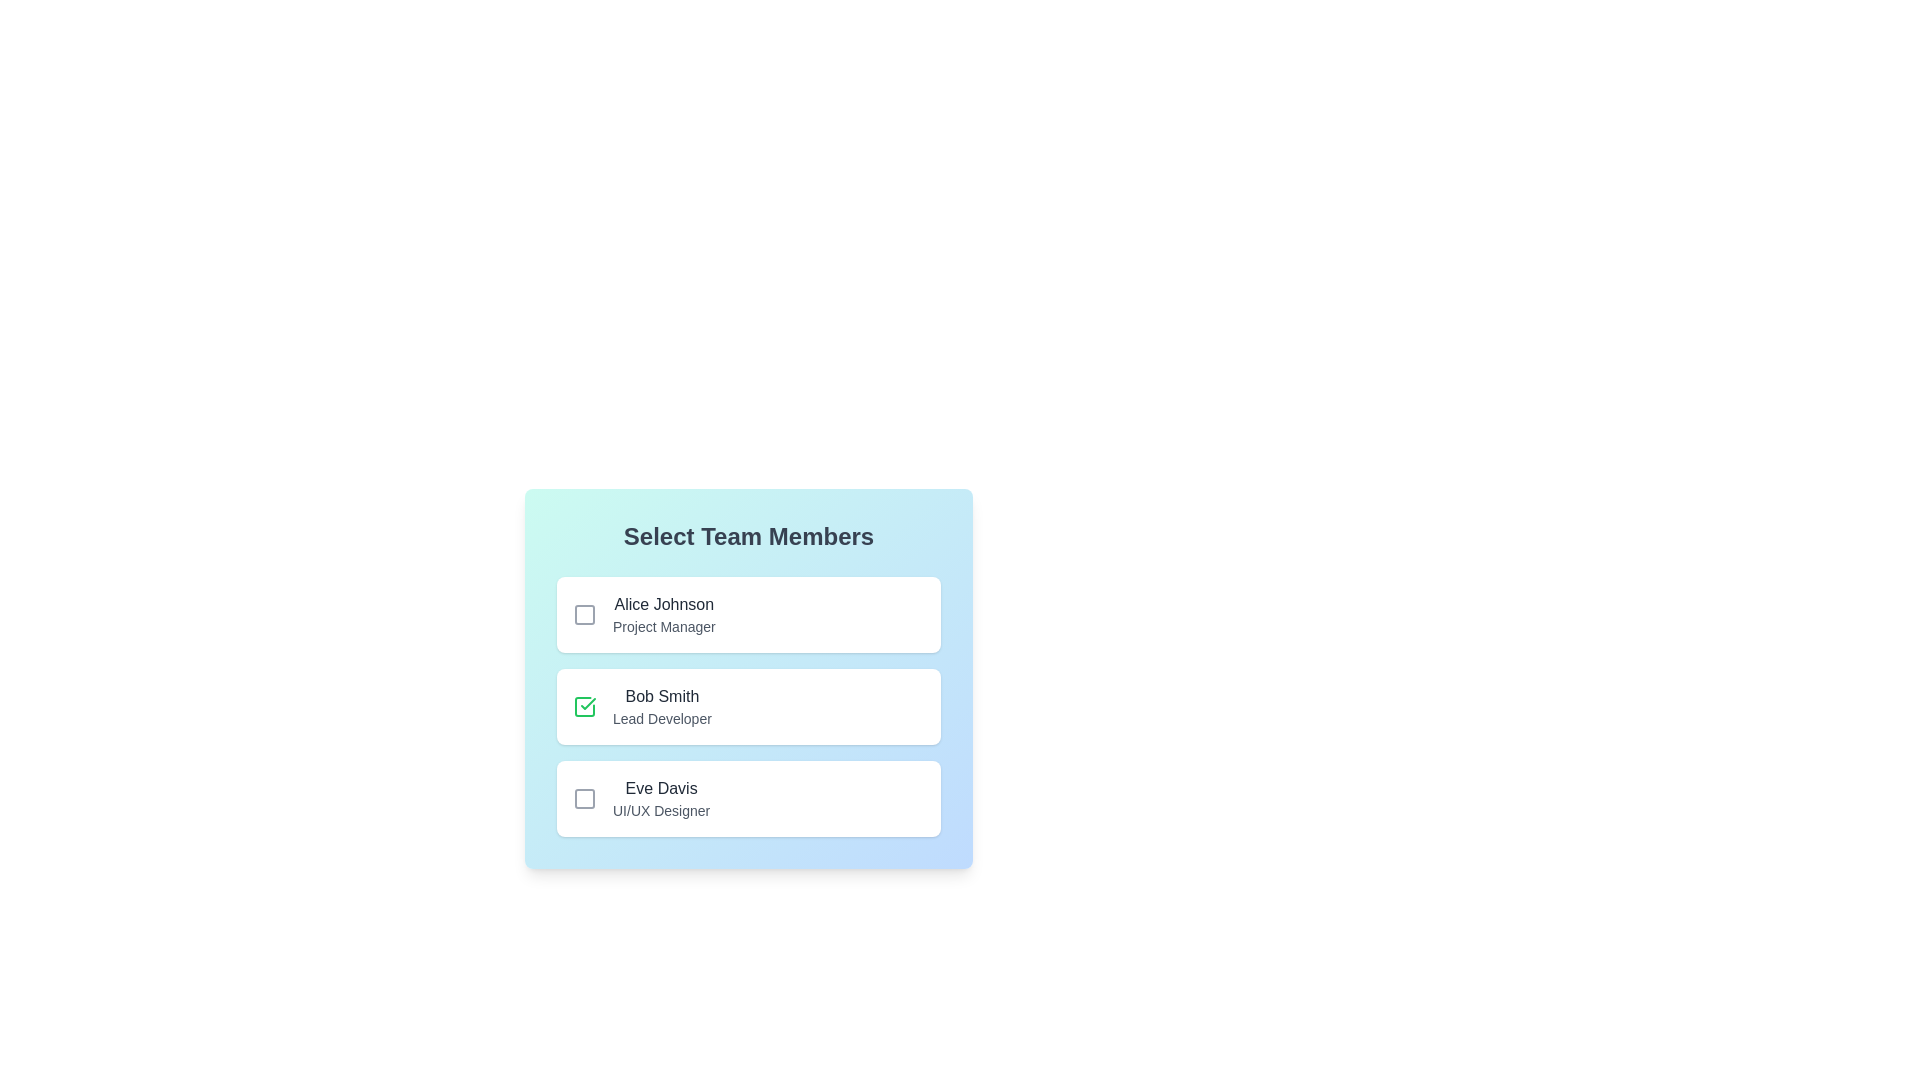 The width and height of the screenshot is (1920, 1080). I want to click on the second card in the vertical list representing a team member, which includes a checkbox for selection, so click(747, 677).